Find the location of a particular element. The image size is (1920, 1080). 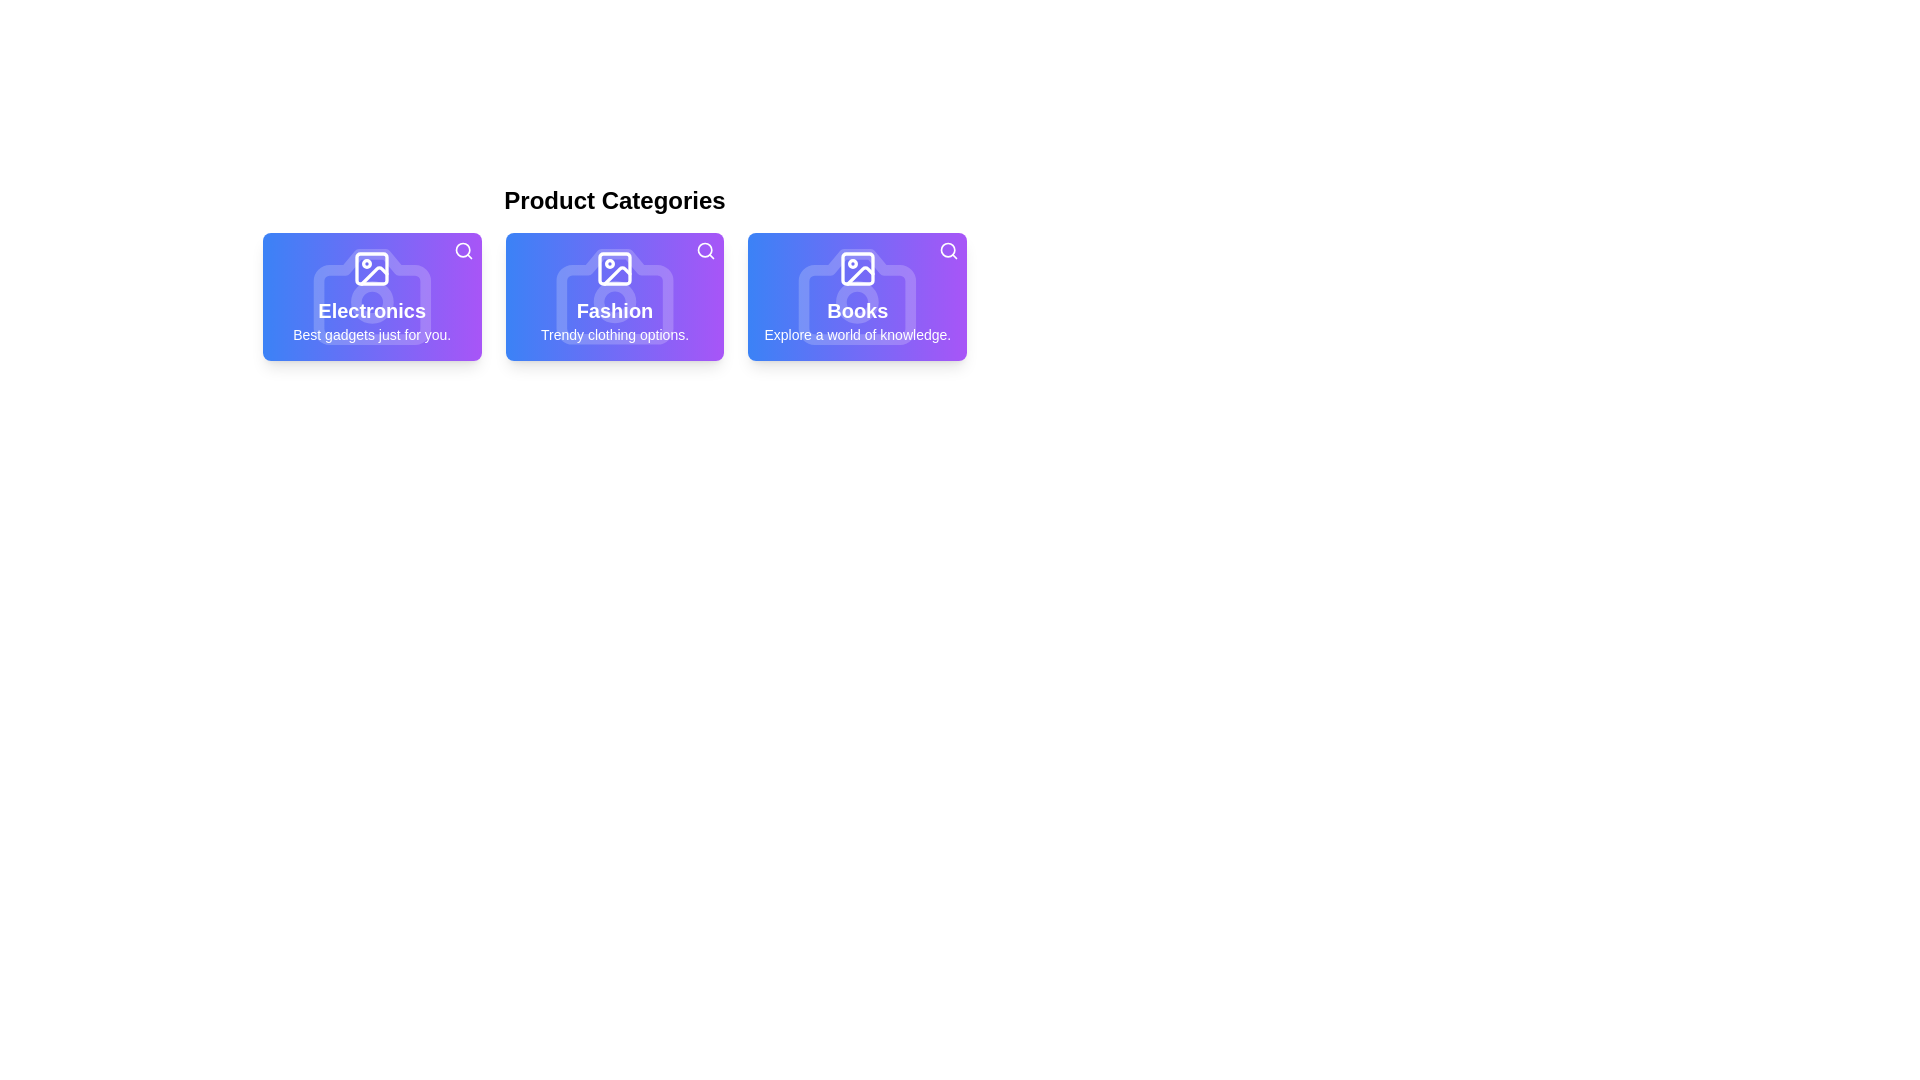

the Icon Button located at the top-right corner of the 'Electronics' card to initiate a search is located at coordinates (462, 249).